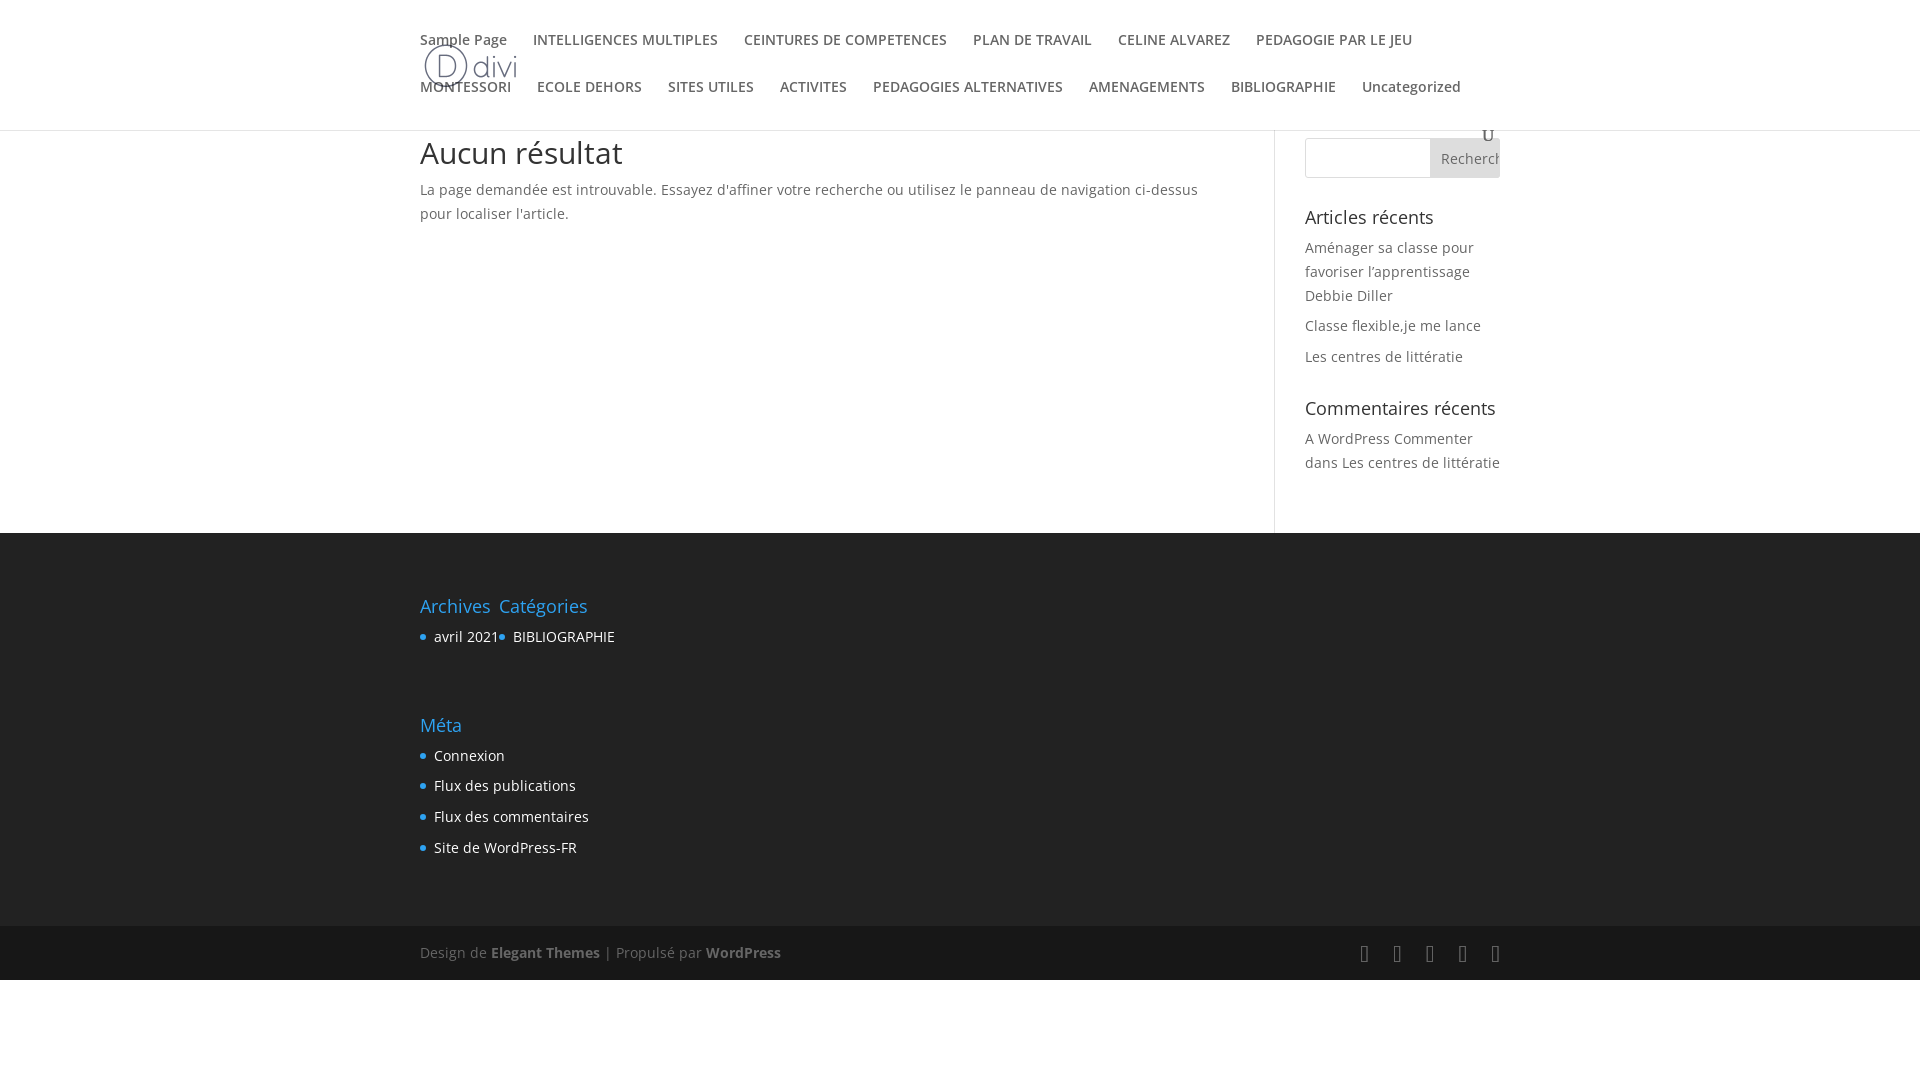  What do you see at coordinates (1334, 55) in the screenshot?
I see `'PEDAGOGIE PAR LE JEU'` at bounding box center [1334, 55].